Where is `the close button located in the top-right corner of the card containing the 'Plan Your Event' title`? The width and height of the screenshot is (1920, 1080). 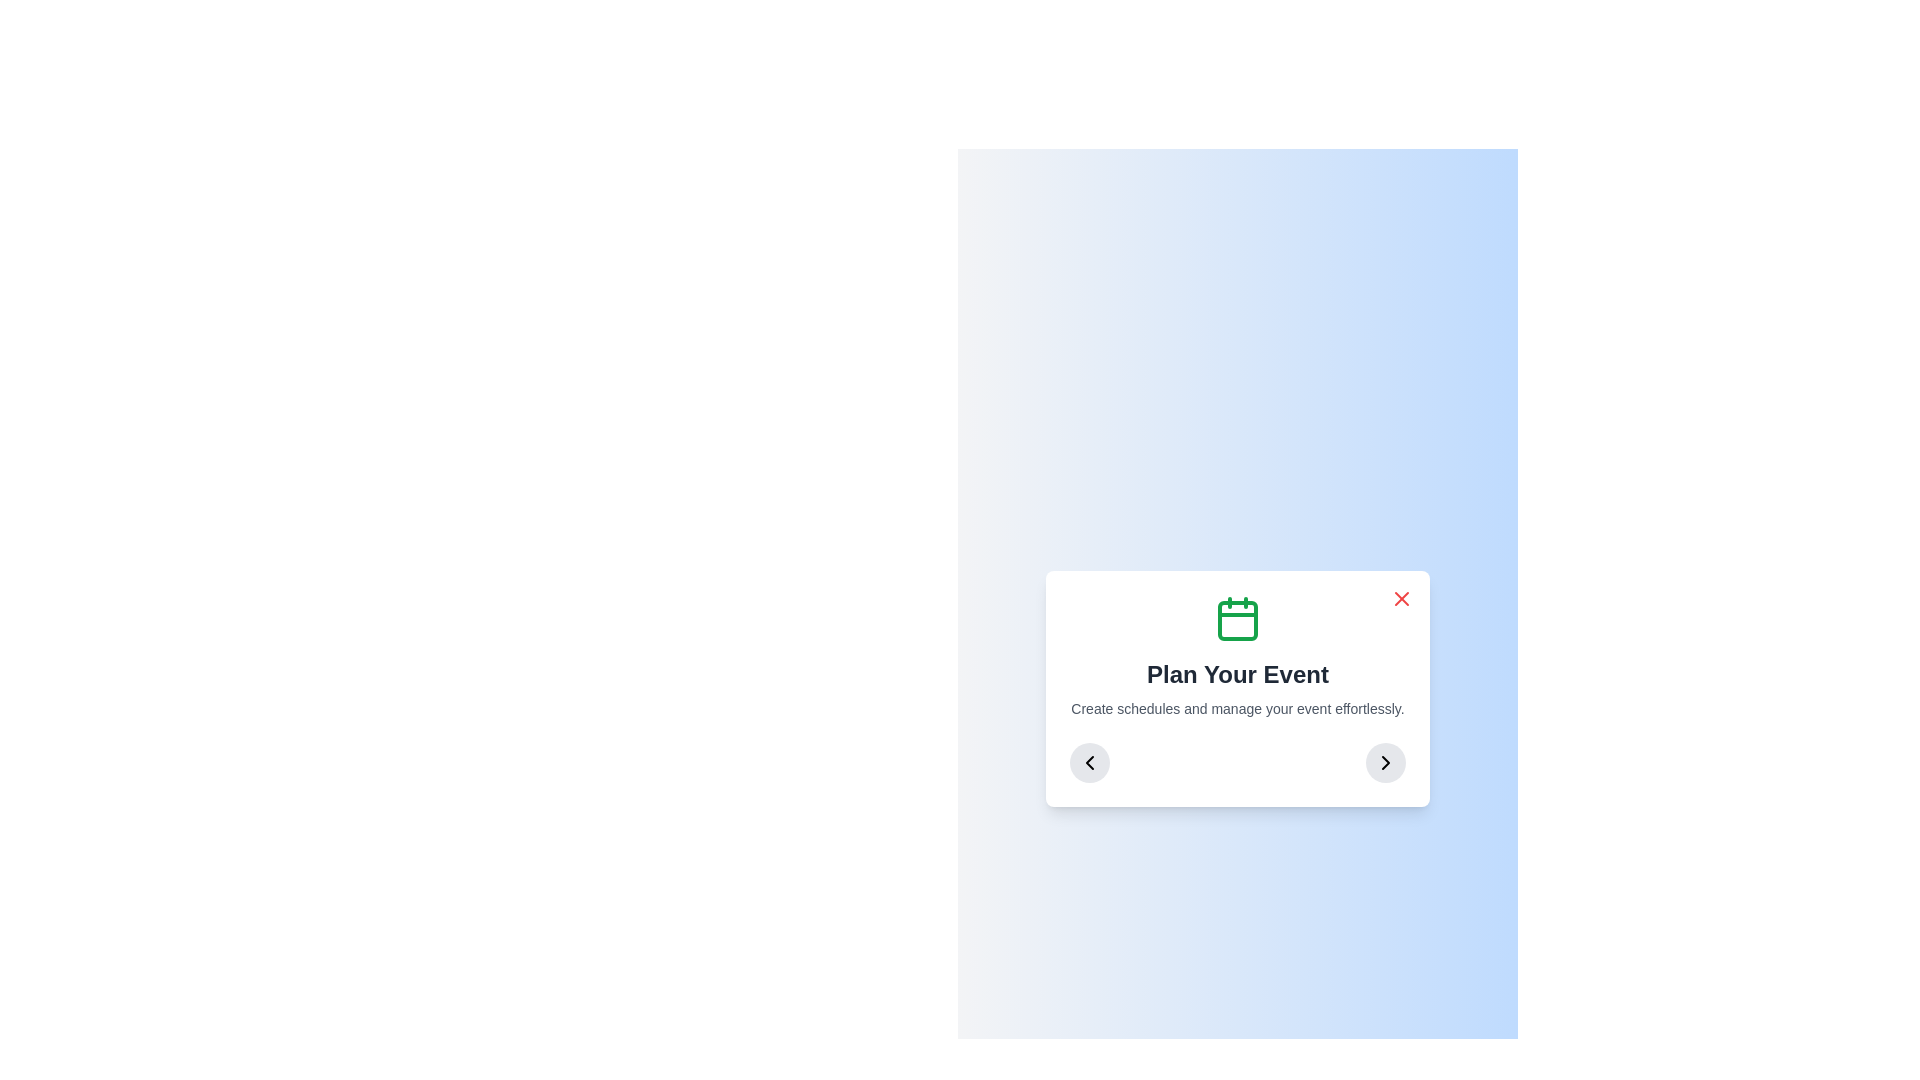 the close button located in the top-right corner of the card containing the 'Plan Your Event' title is located at coordinates (1400, 597).